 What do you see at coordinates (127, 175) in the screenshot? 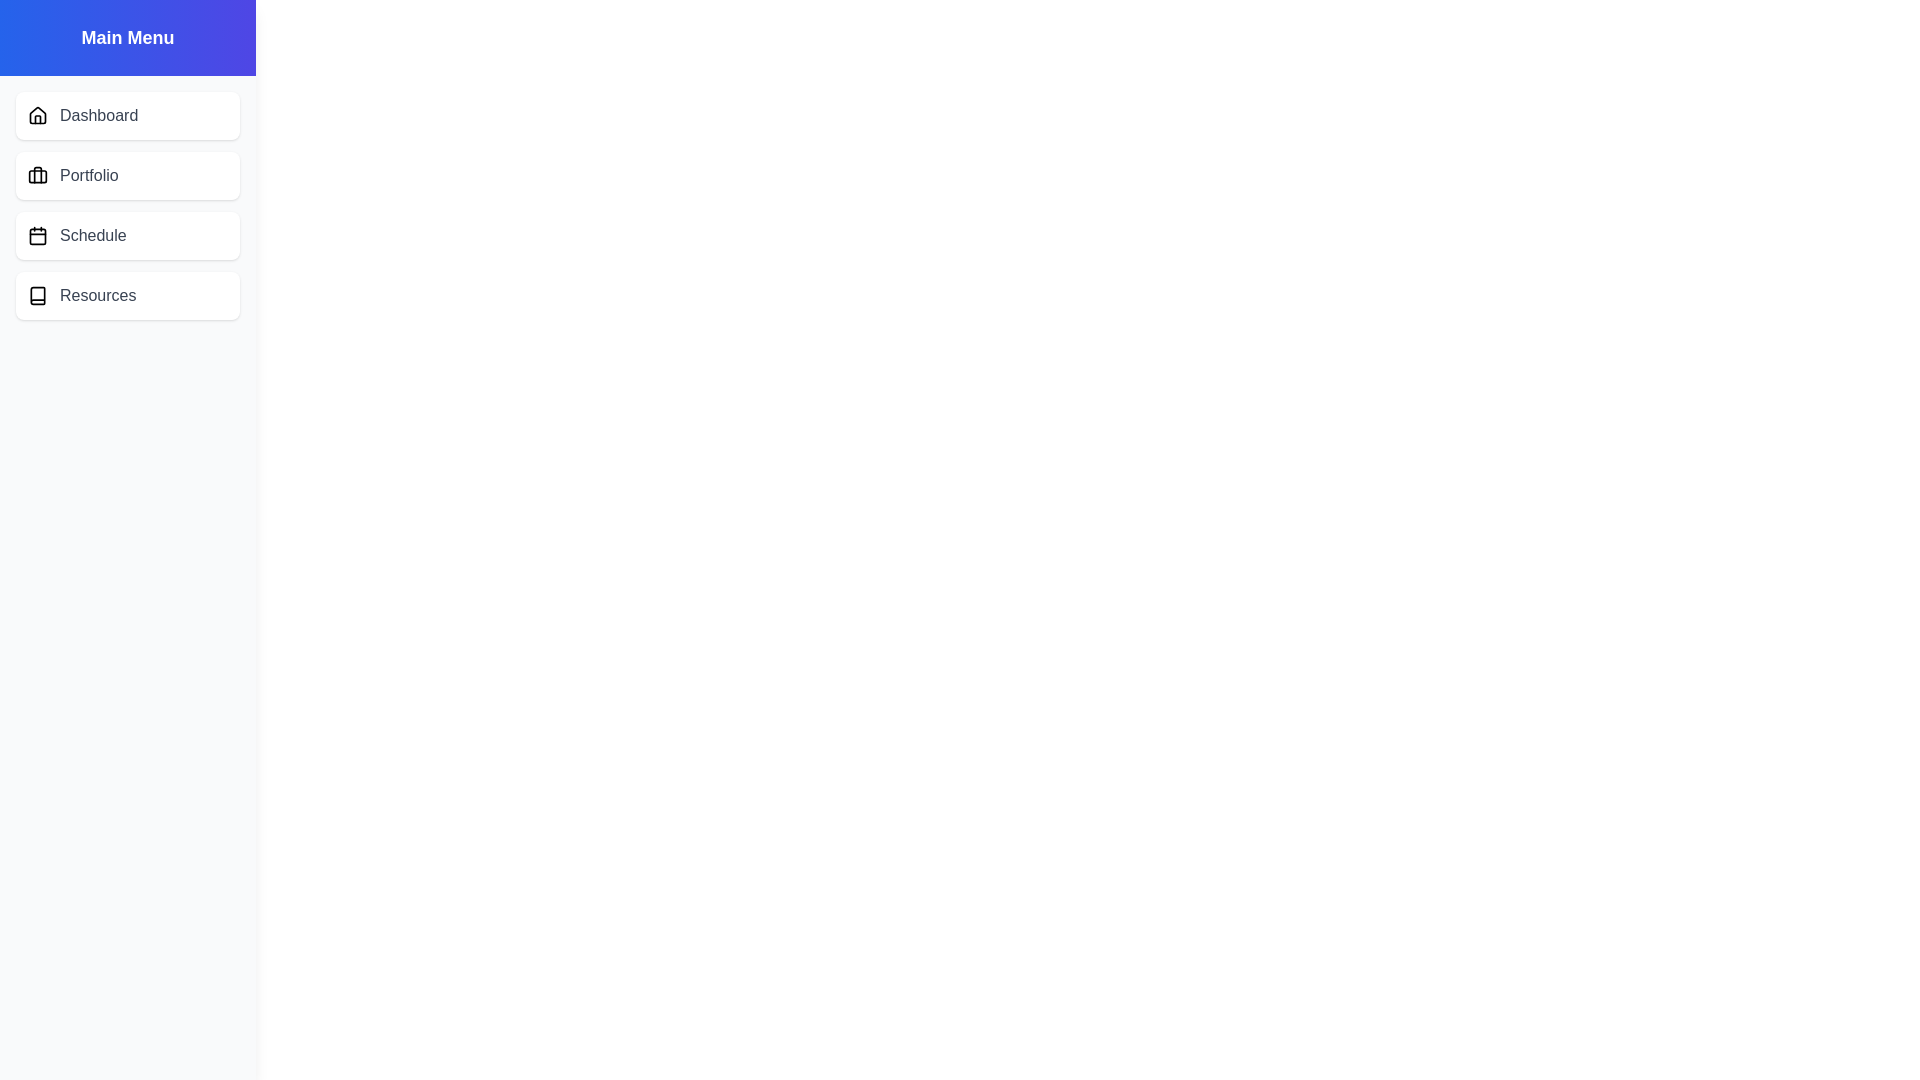
I see `the 'Portfolio' menu item in the sidebar` at bounding box center [127, 175].